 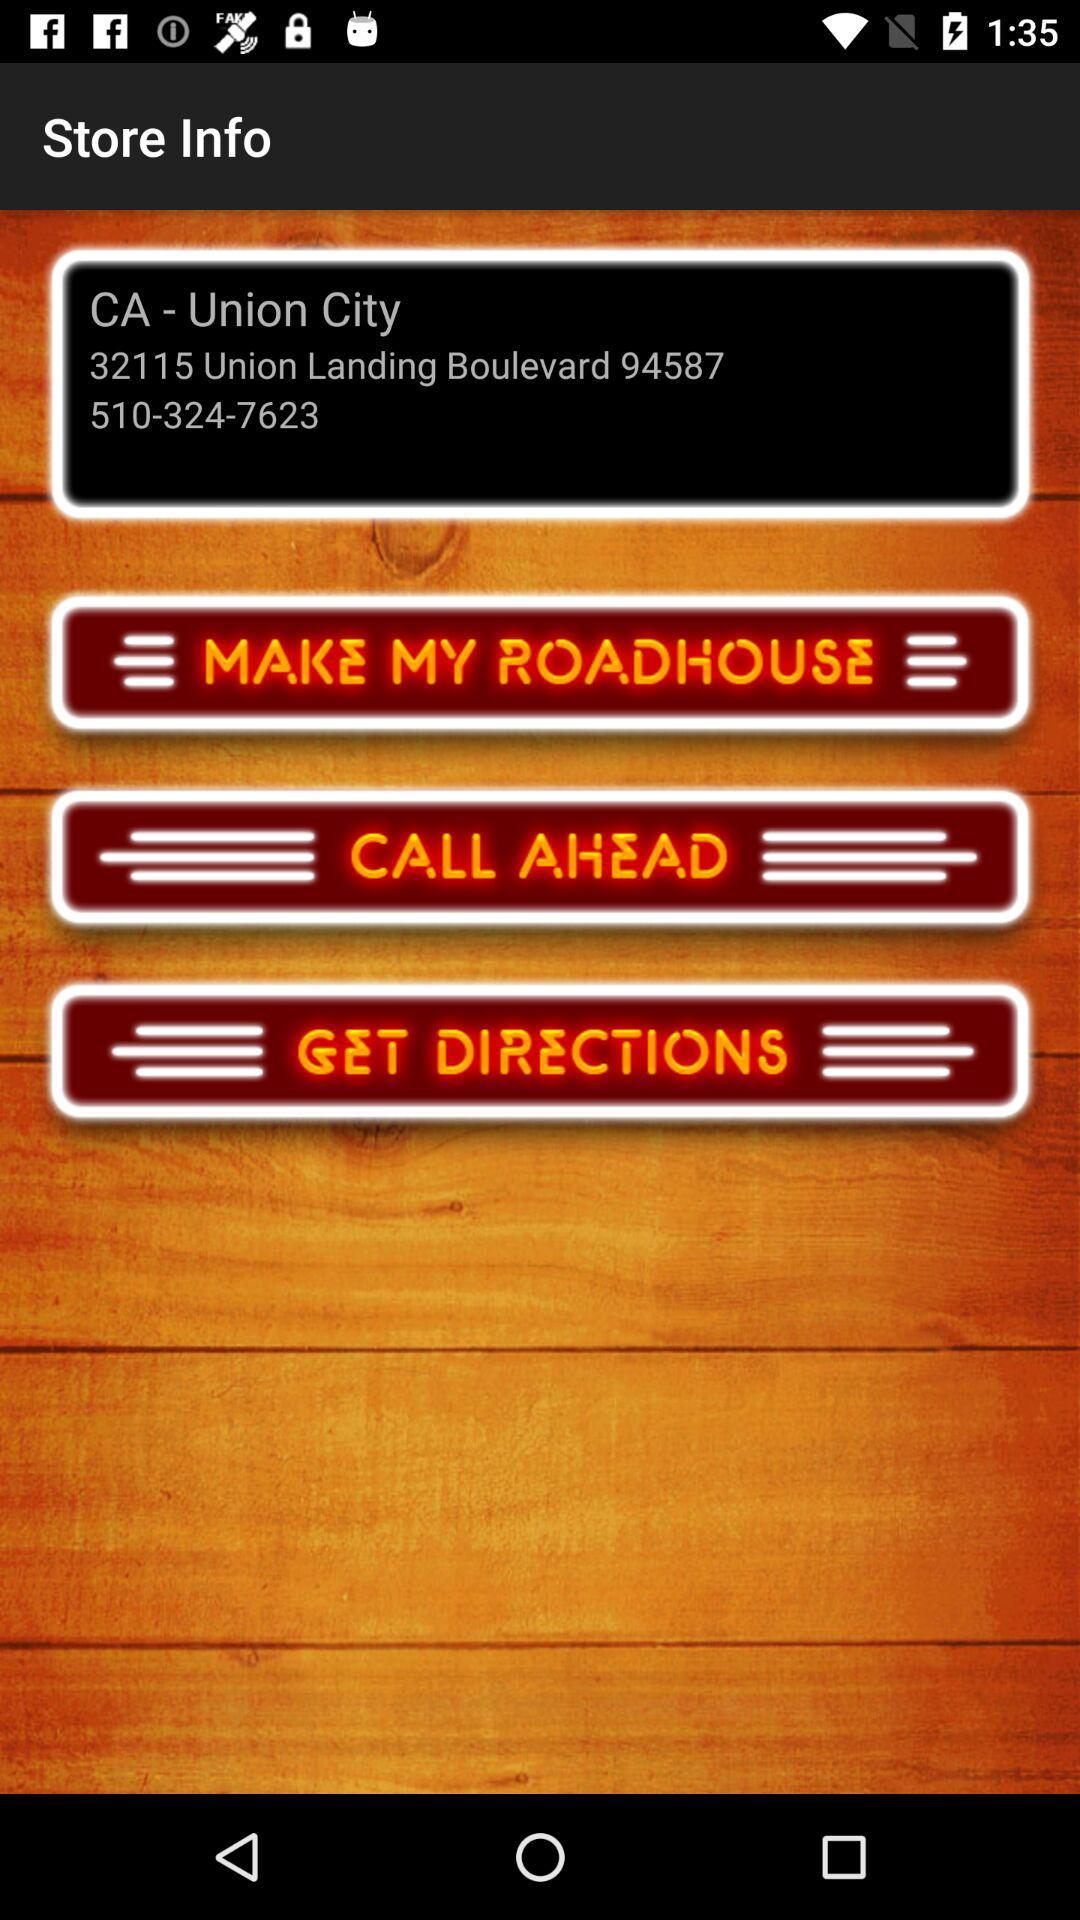 I want to click on get directions, so click(x=540, y=1068).